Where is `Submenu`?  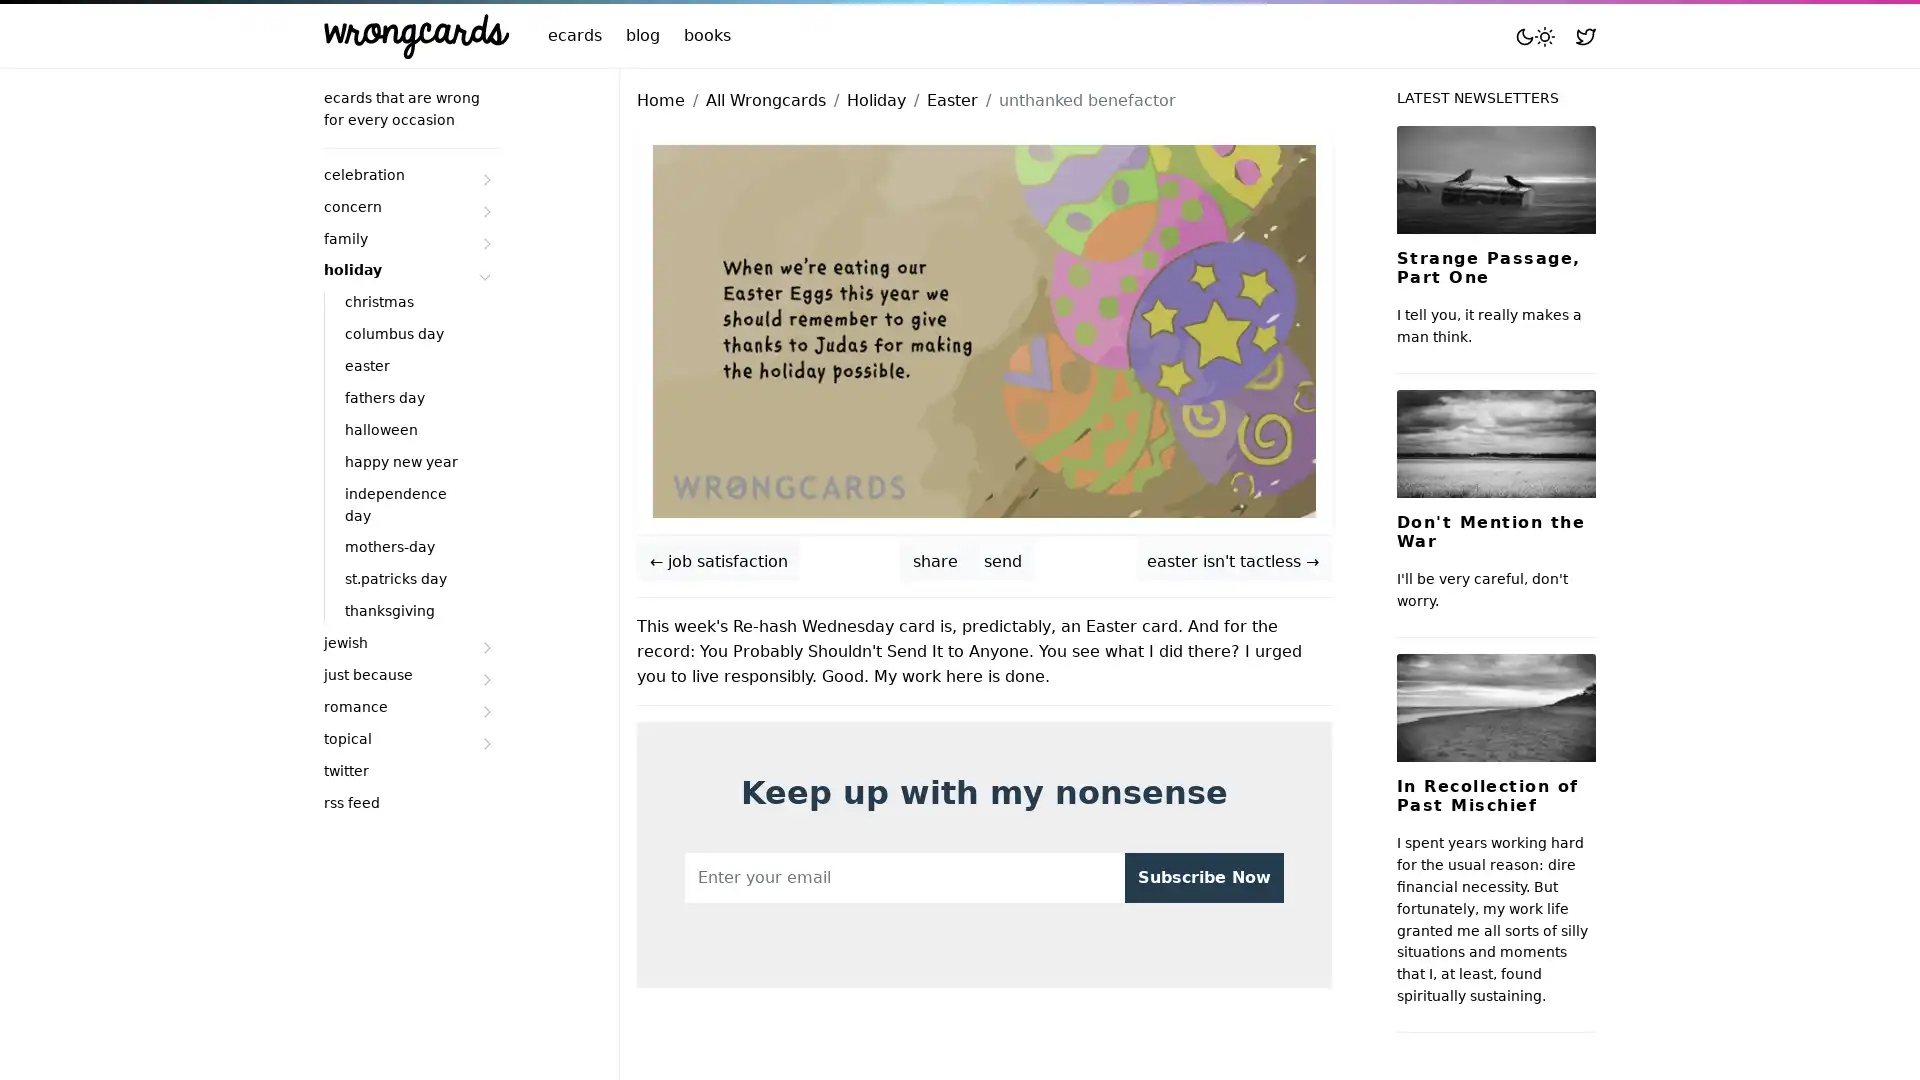 Submenu is located at coordinates (484, 274).